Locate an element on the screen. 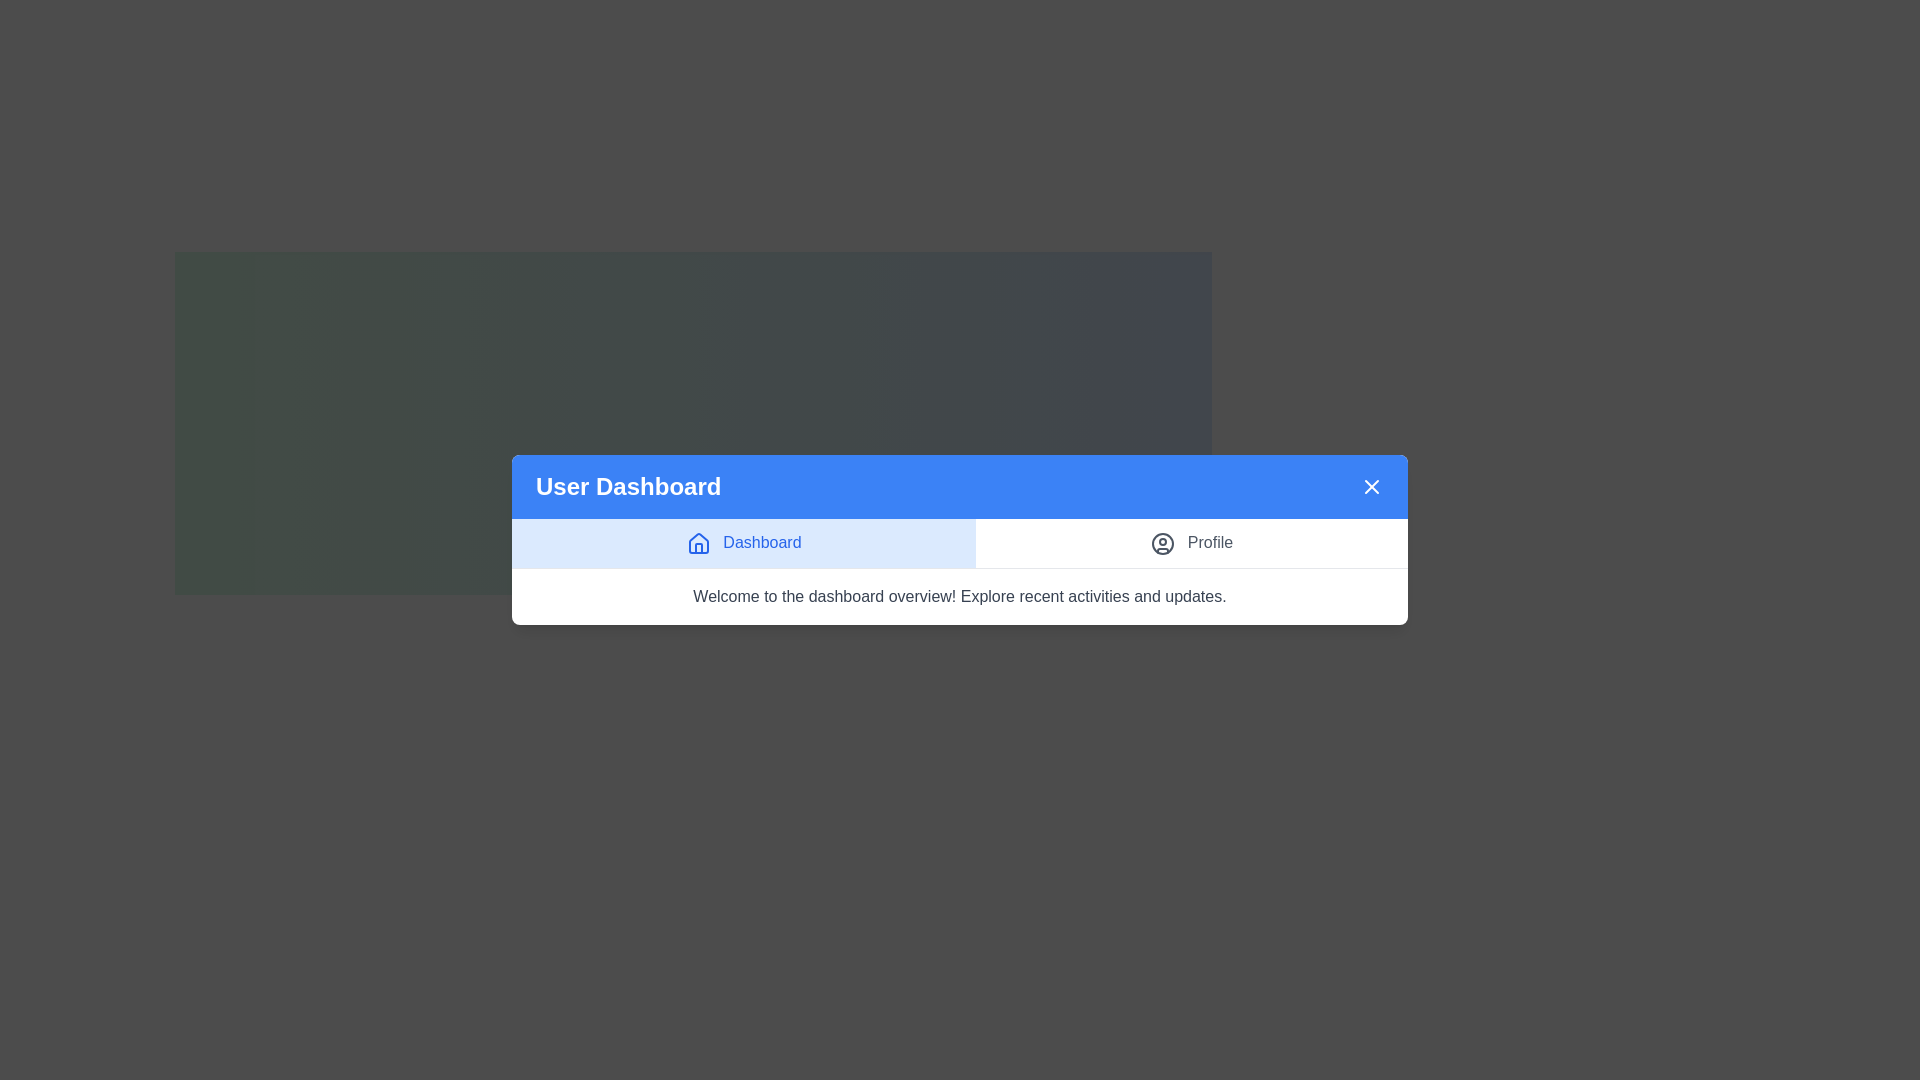 This screenshot has height=1080, width=1920. the 'User Dashboard' text label, which is a bold, large white font on a blue background, located at the top-left of the header bar is located at coordinates (627, 487).